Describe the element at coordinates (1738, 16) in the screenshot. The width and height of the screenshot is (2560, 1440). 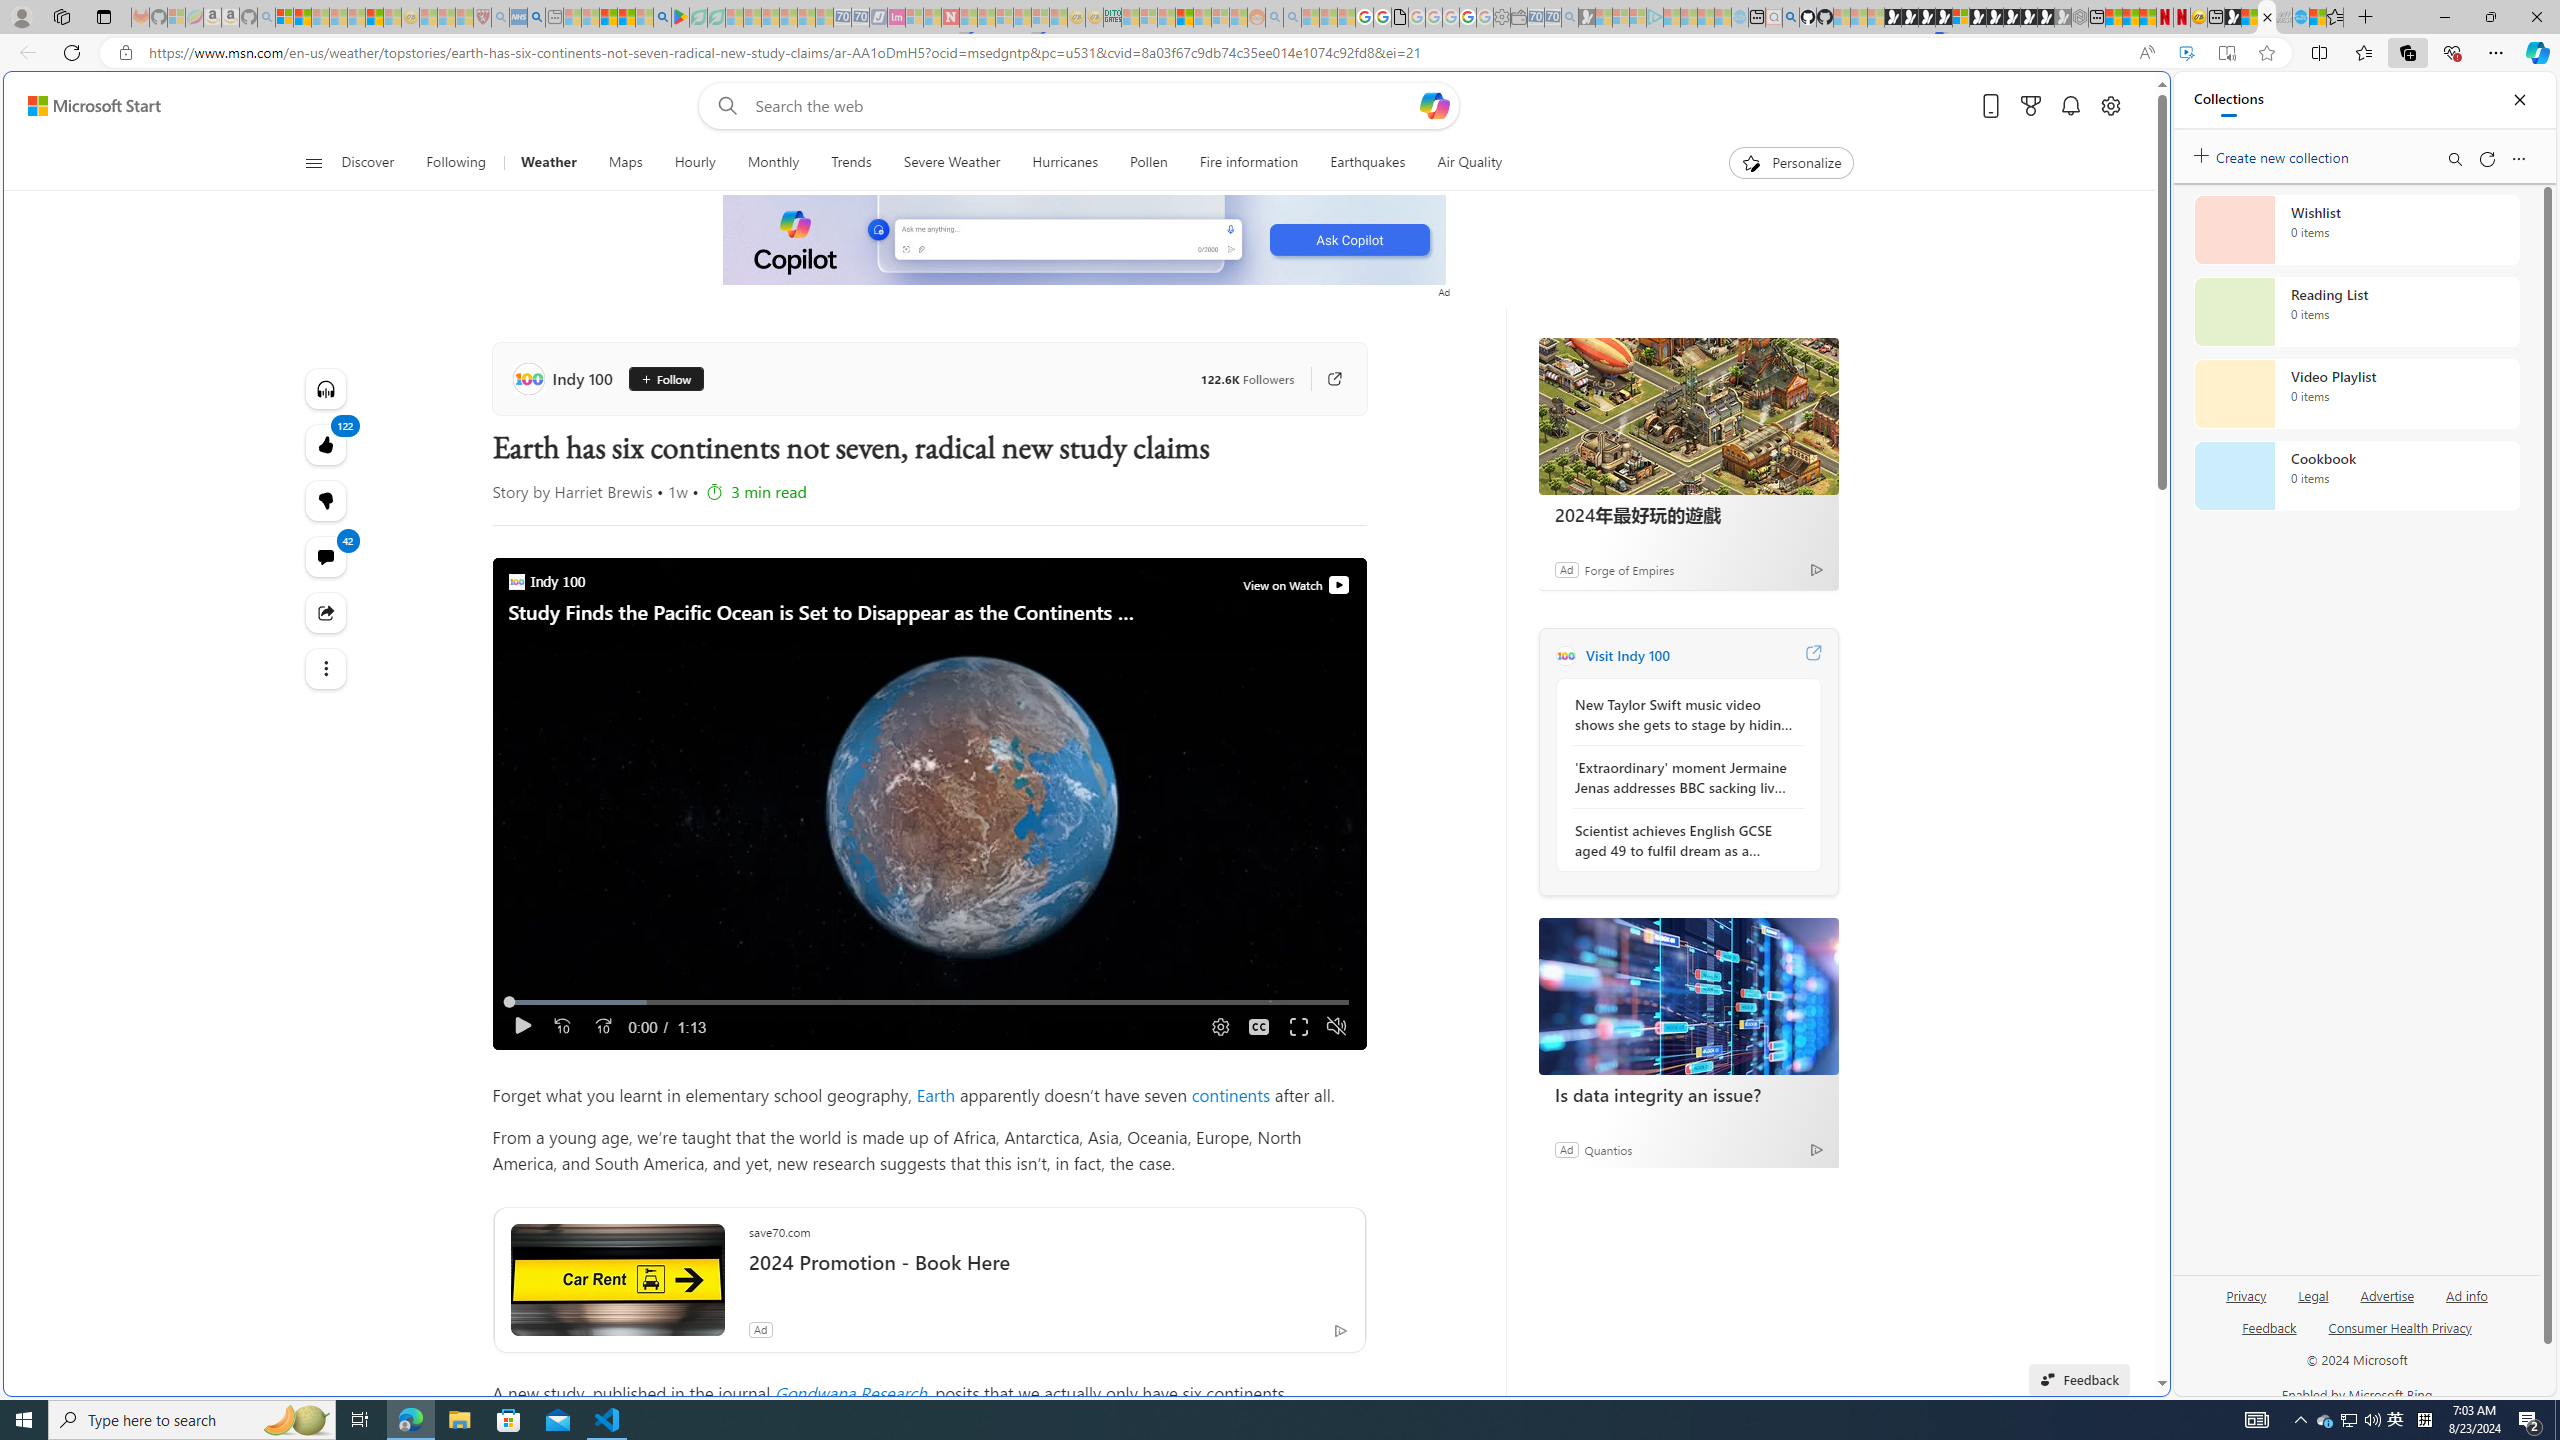
I see `'Home | Sky Blue Bikes - Sky Blue Bikes - Sleeping'` at that location.